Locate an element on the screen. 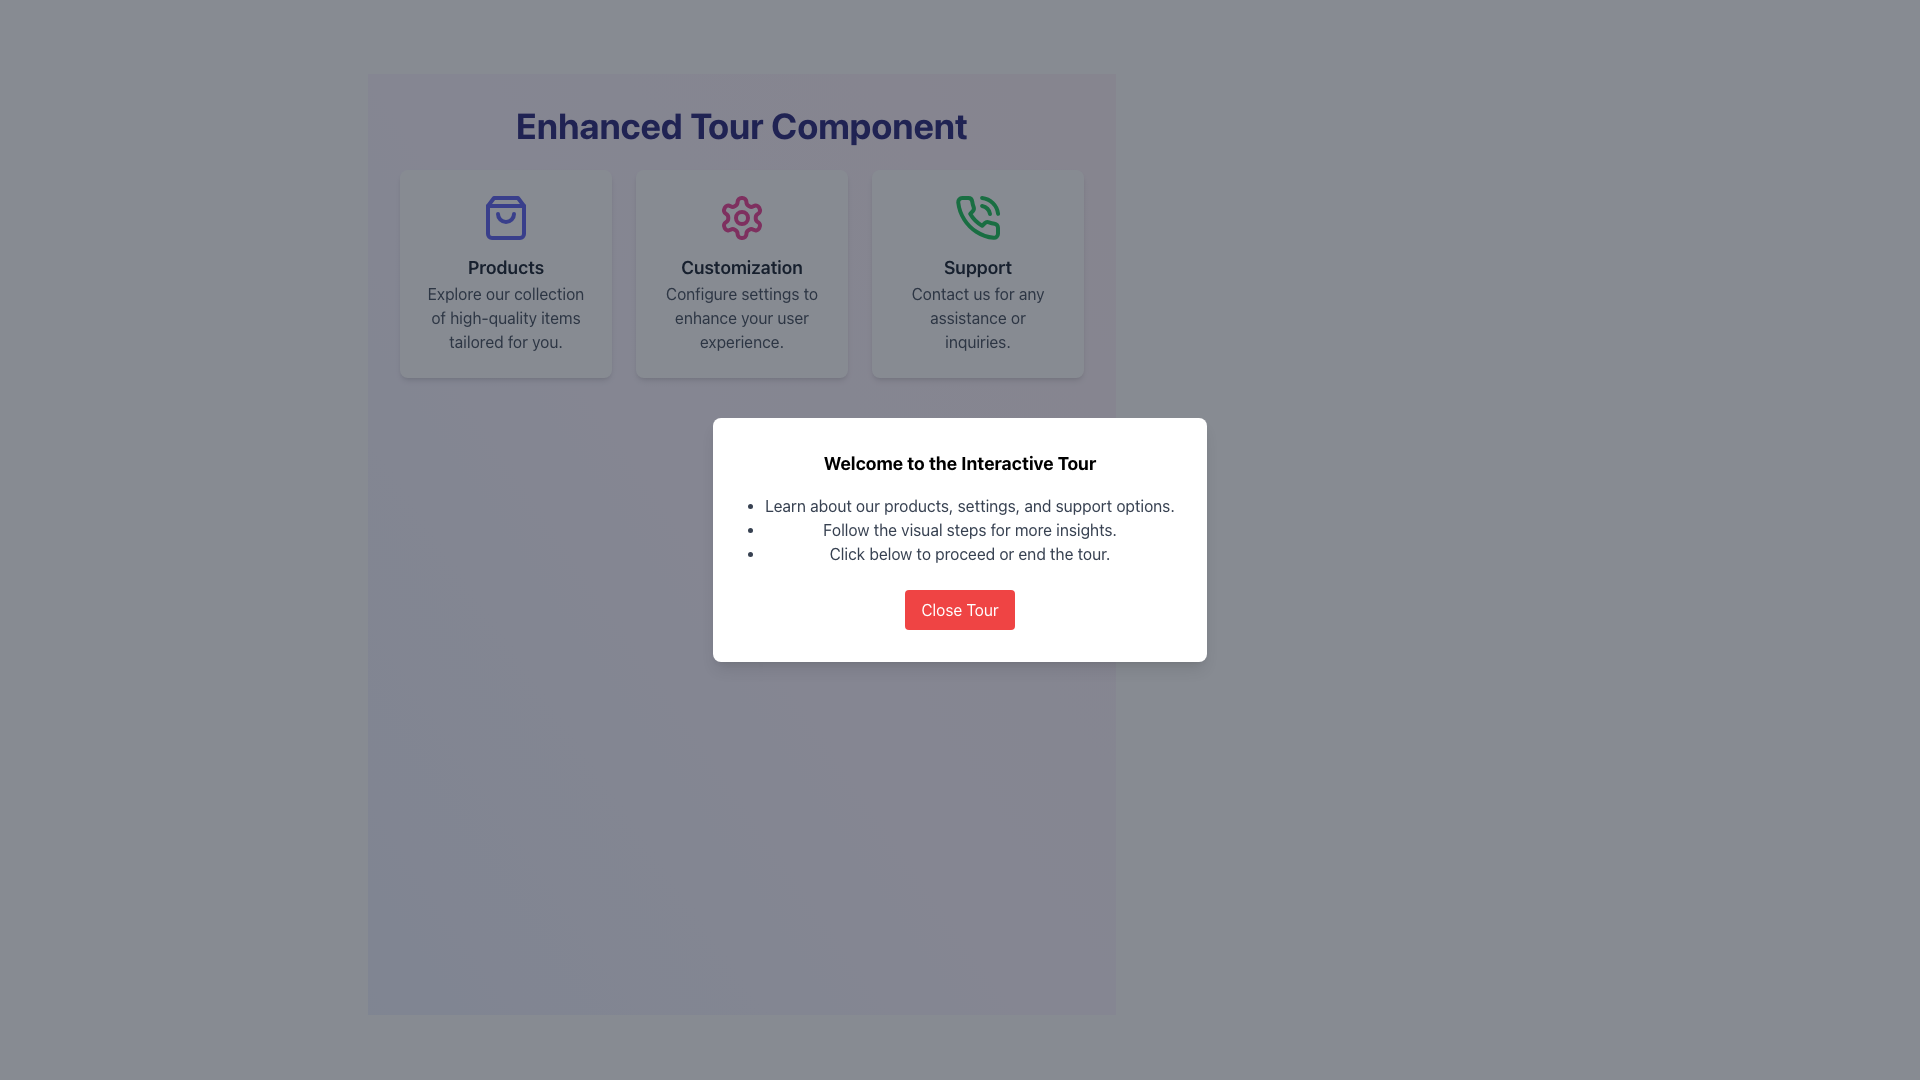 This screenshot has width=1920, height=1080. the green phone icon with signal waves, which is positioned above the text 'Support' in the Support card is located at coordinates (978, 218).